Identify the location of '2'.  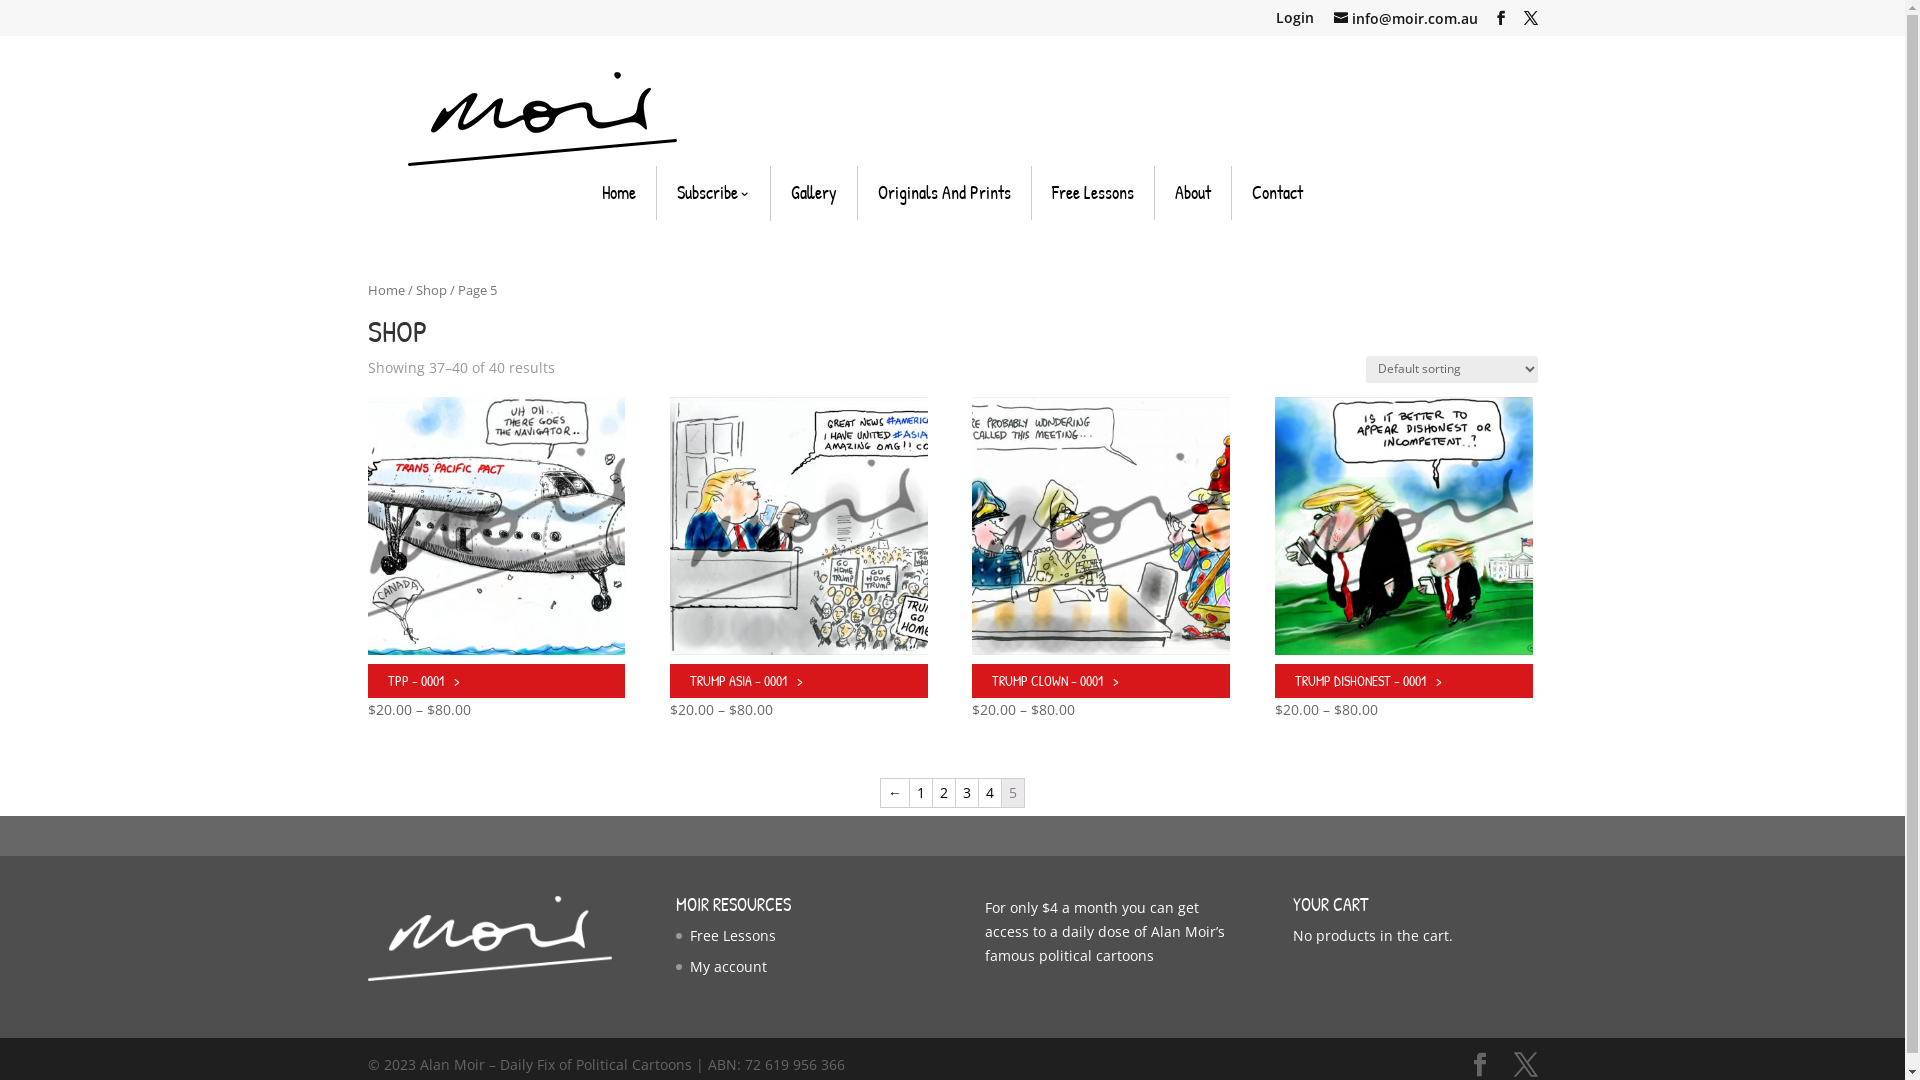
(943, 792).